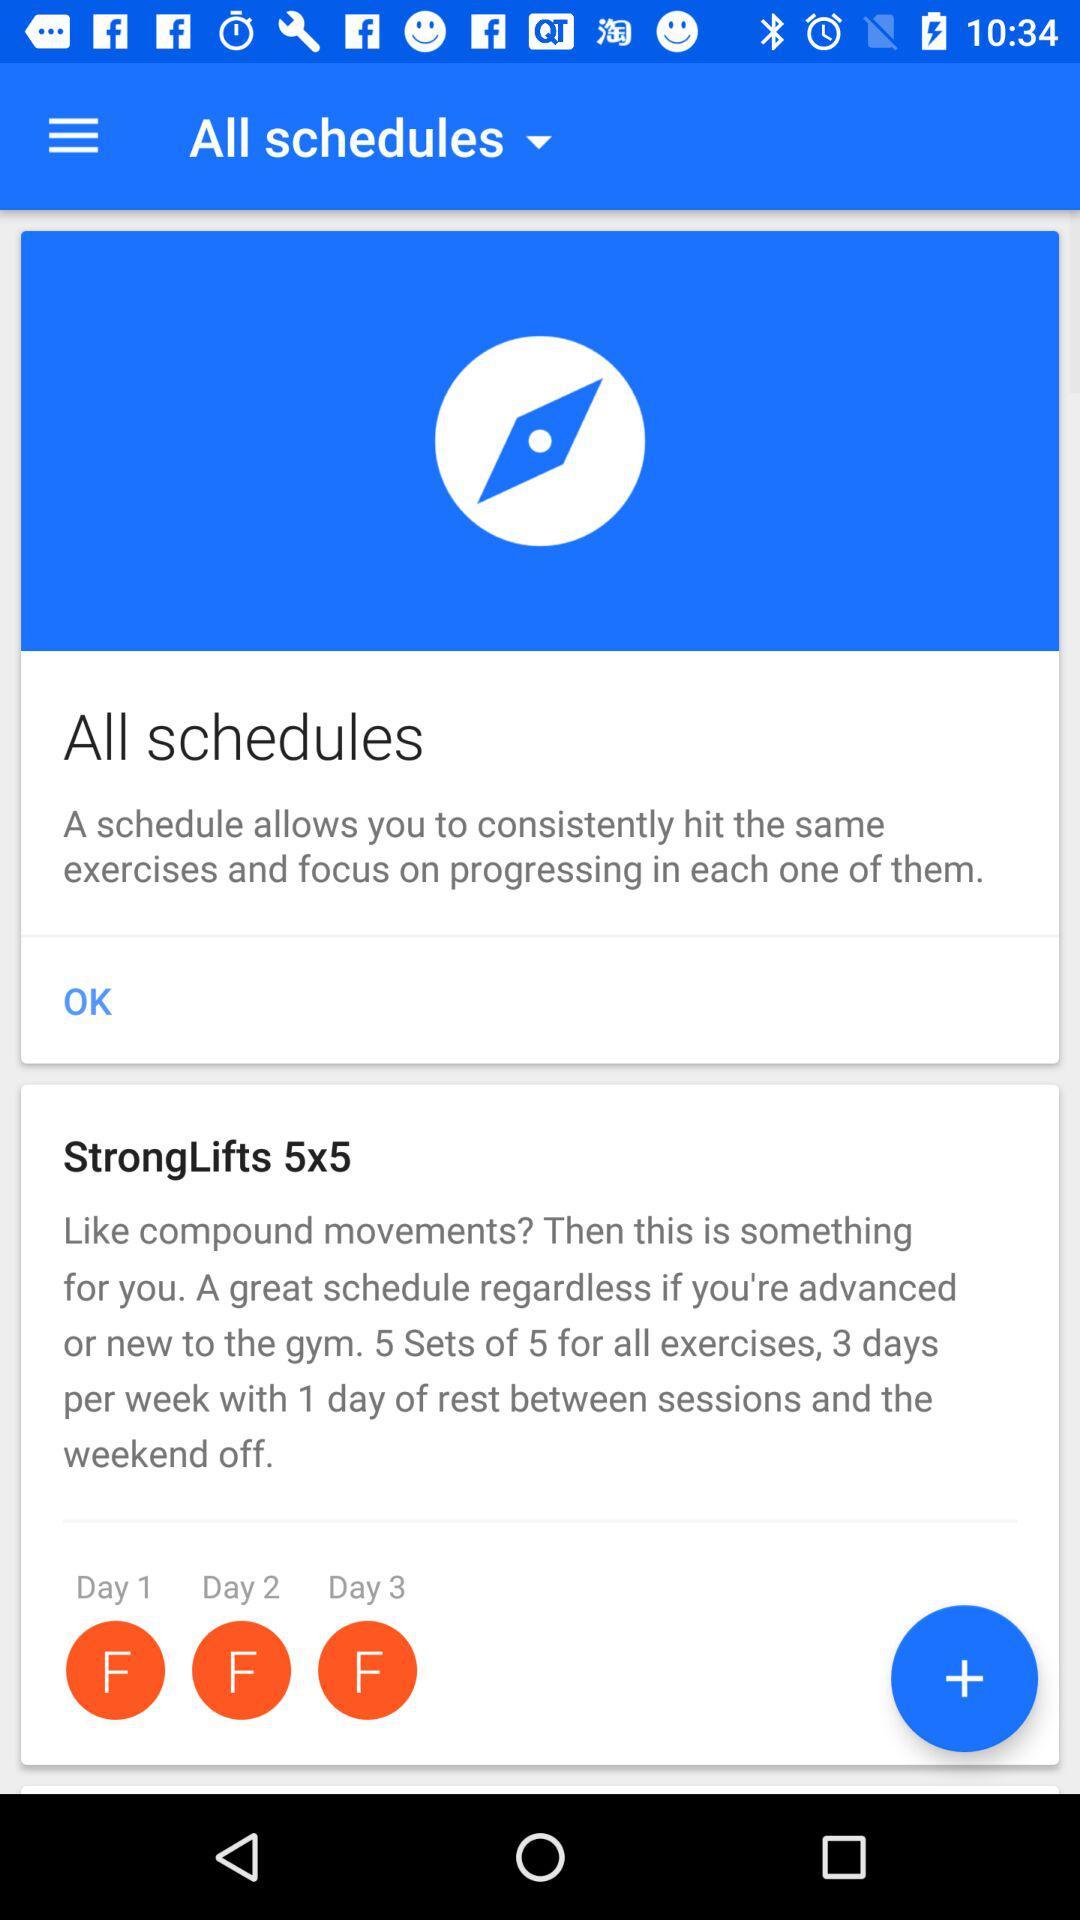 The height and width of the screenshot is (1920, 1080). Describe the element at coordinates (540, 647) in the screenshot. I see `the first item below the menu button from top` at that location.